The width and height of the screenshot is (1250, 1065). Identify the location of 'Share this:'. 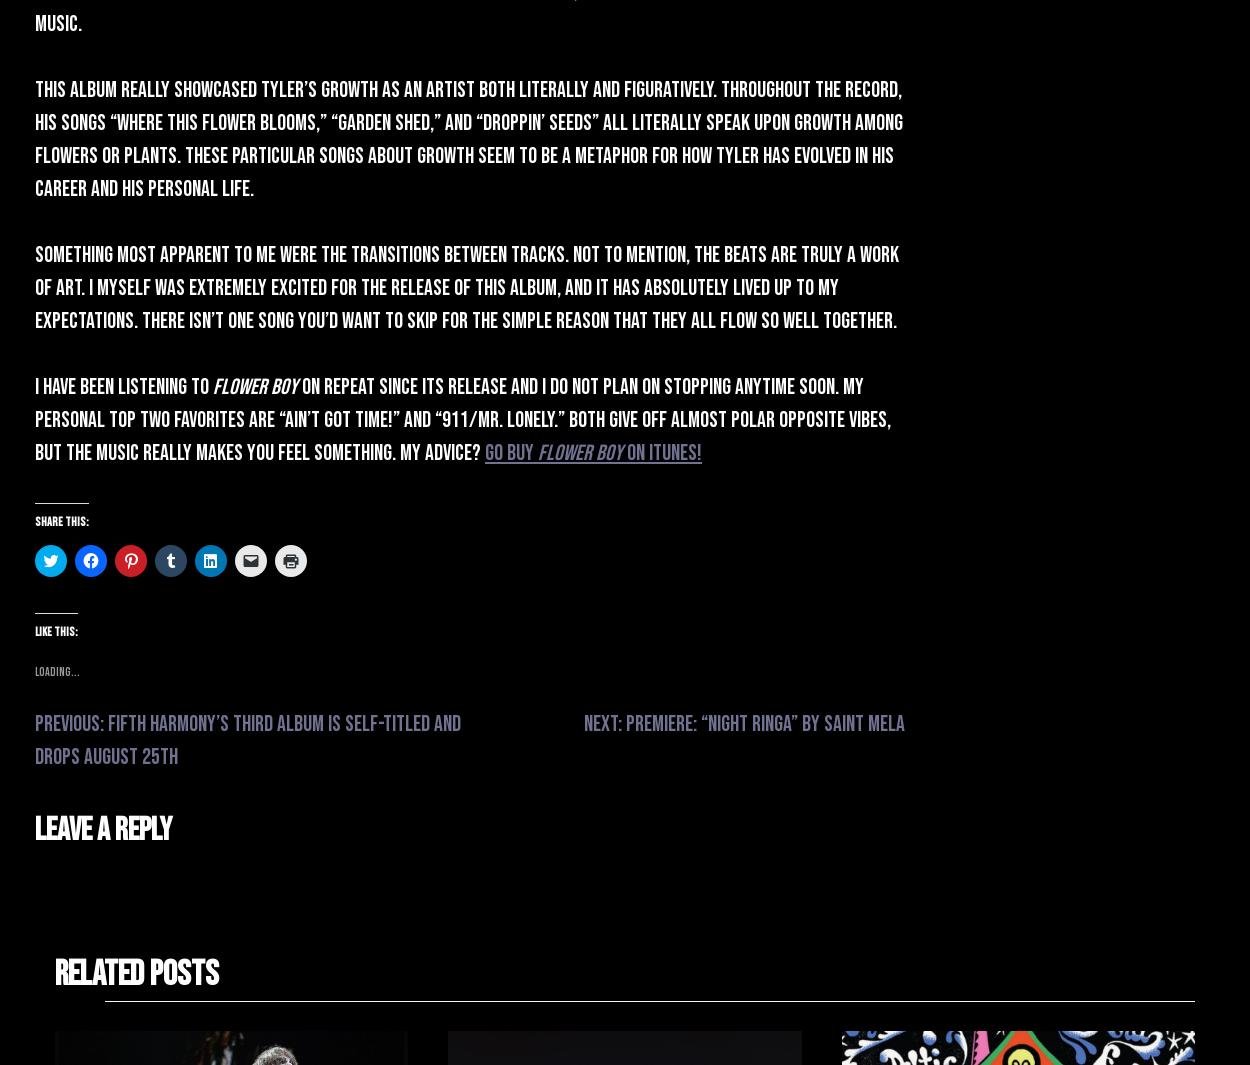
(62, 521).